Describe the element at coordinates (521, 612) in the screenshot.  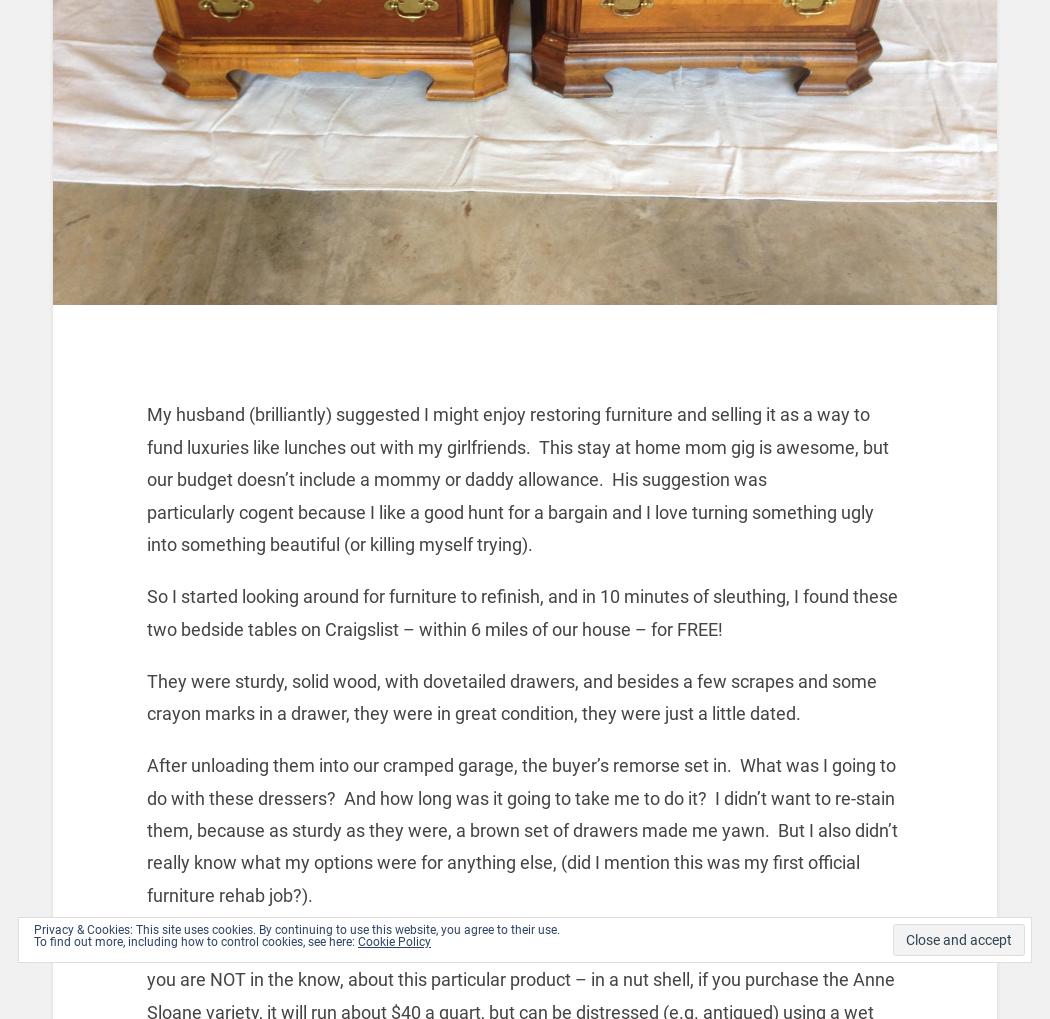
I see `'sleuthing, I found these two bedside tables on Craigslist – within 6 miles of our house – for FREE!'` at that location.